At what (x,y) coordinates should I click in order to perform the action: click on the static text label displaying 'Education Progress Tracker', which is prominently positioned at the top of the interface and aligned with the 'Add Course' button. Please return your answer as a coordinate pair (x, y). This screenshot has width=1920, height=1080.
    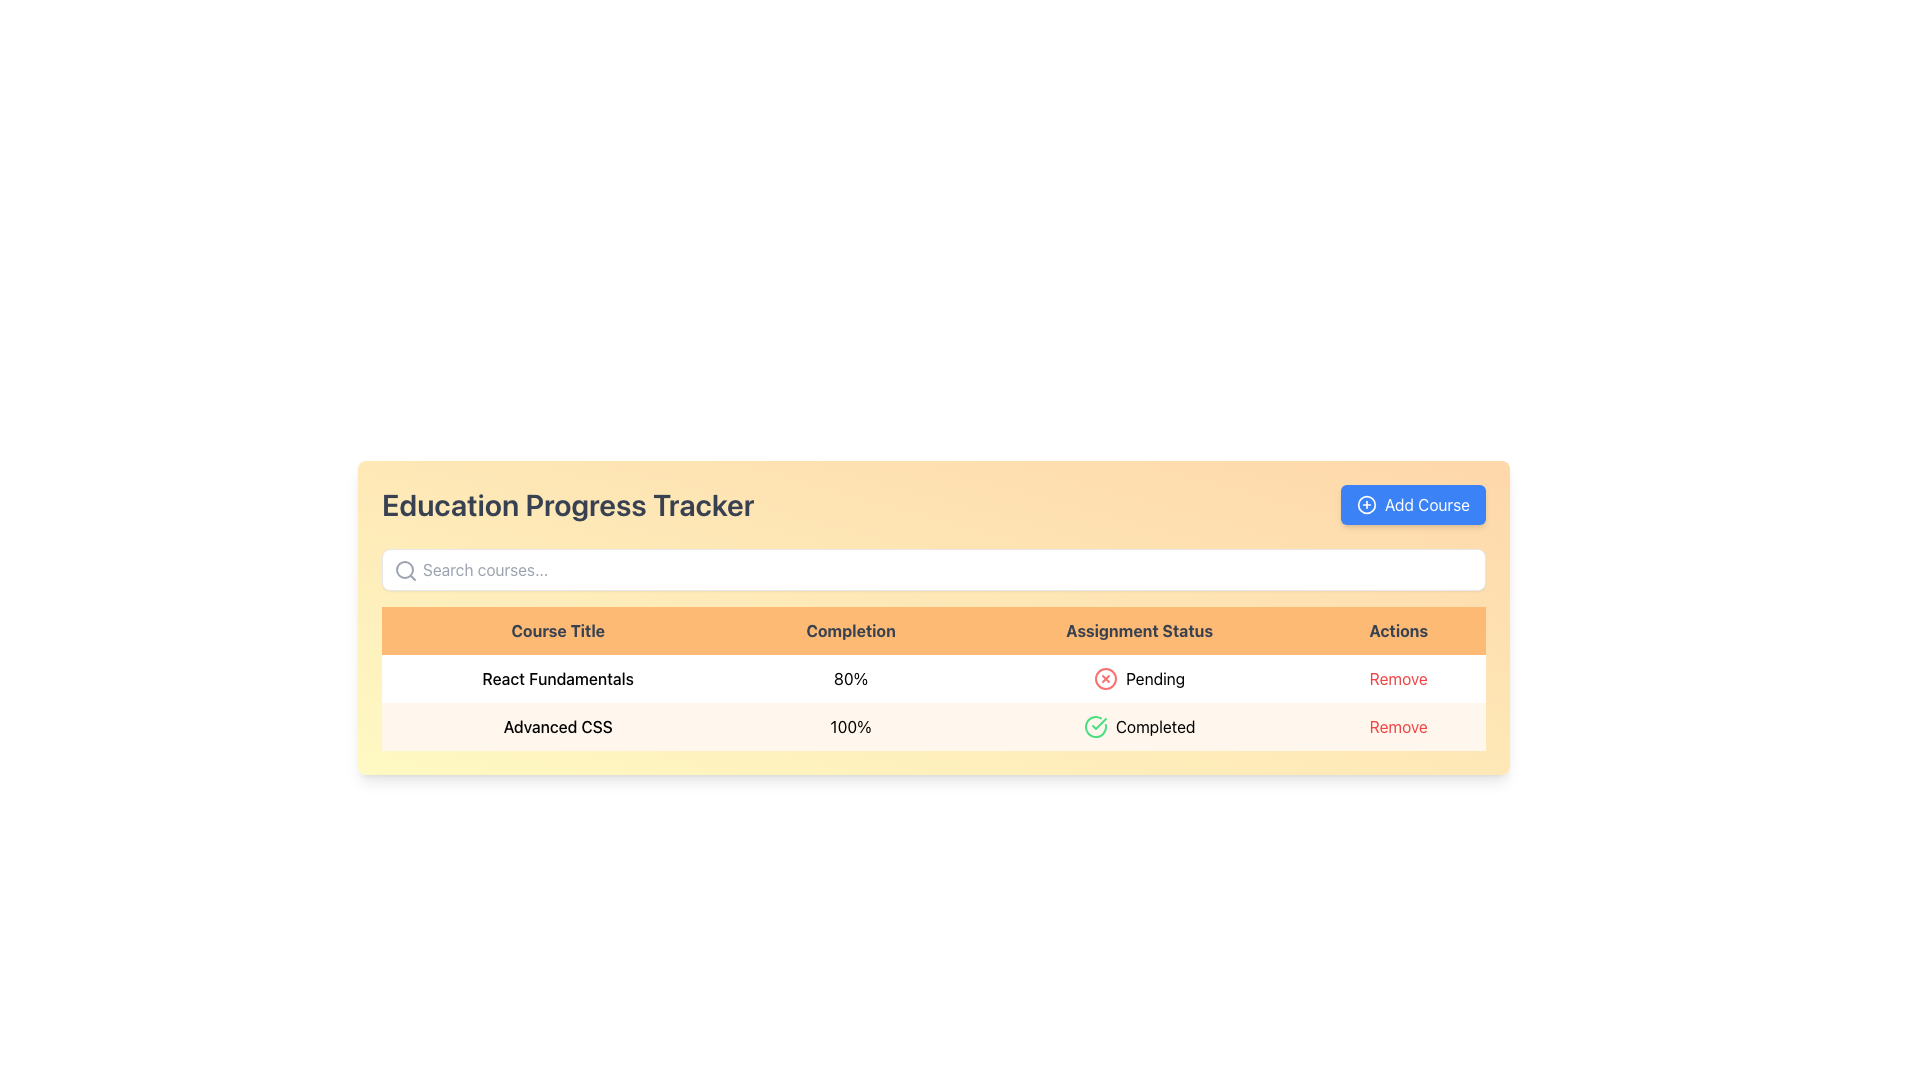
    Looking at the image, I should click on (567, 504).